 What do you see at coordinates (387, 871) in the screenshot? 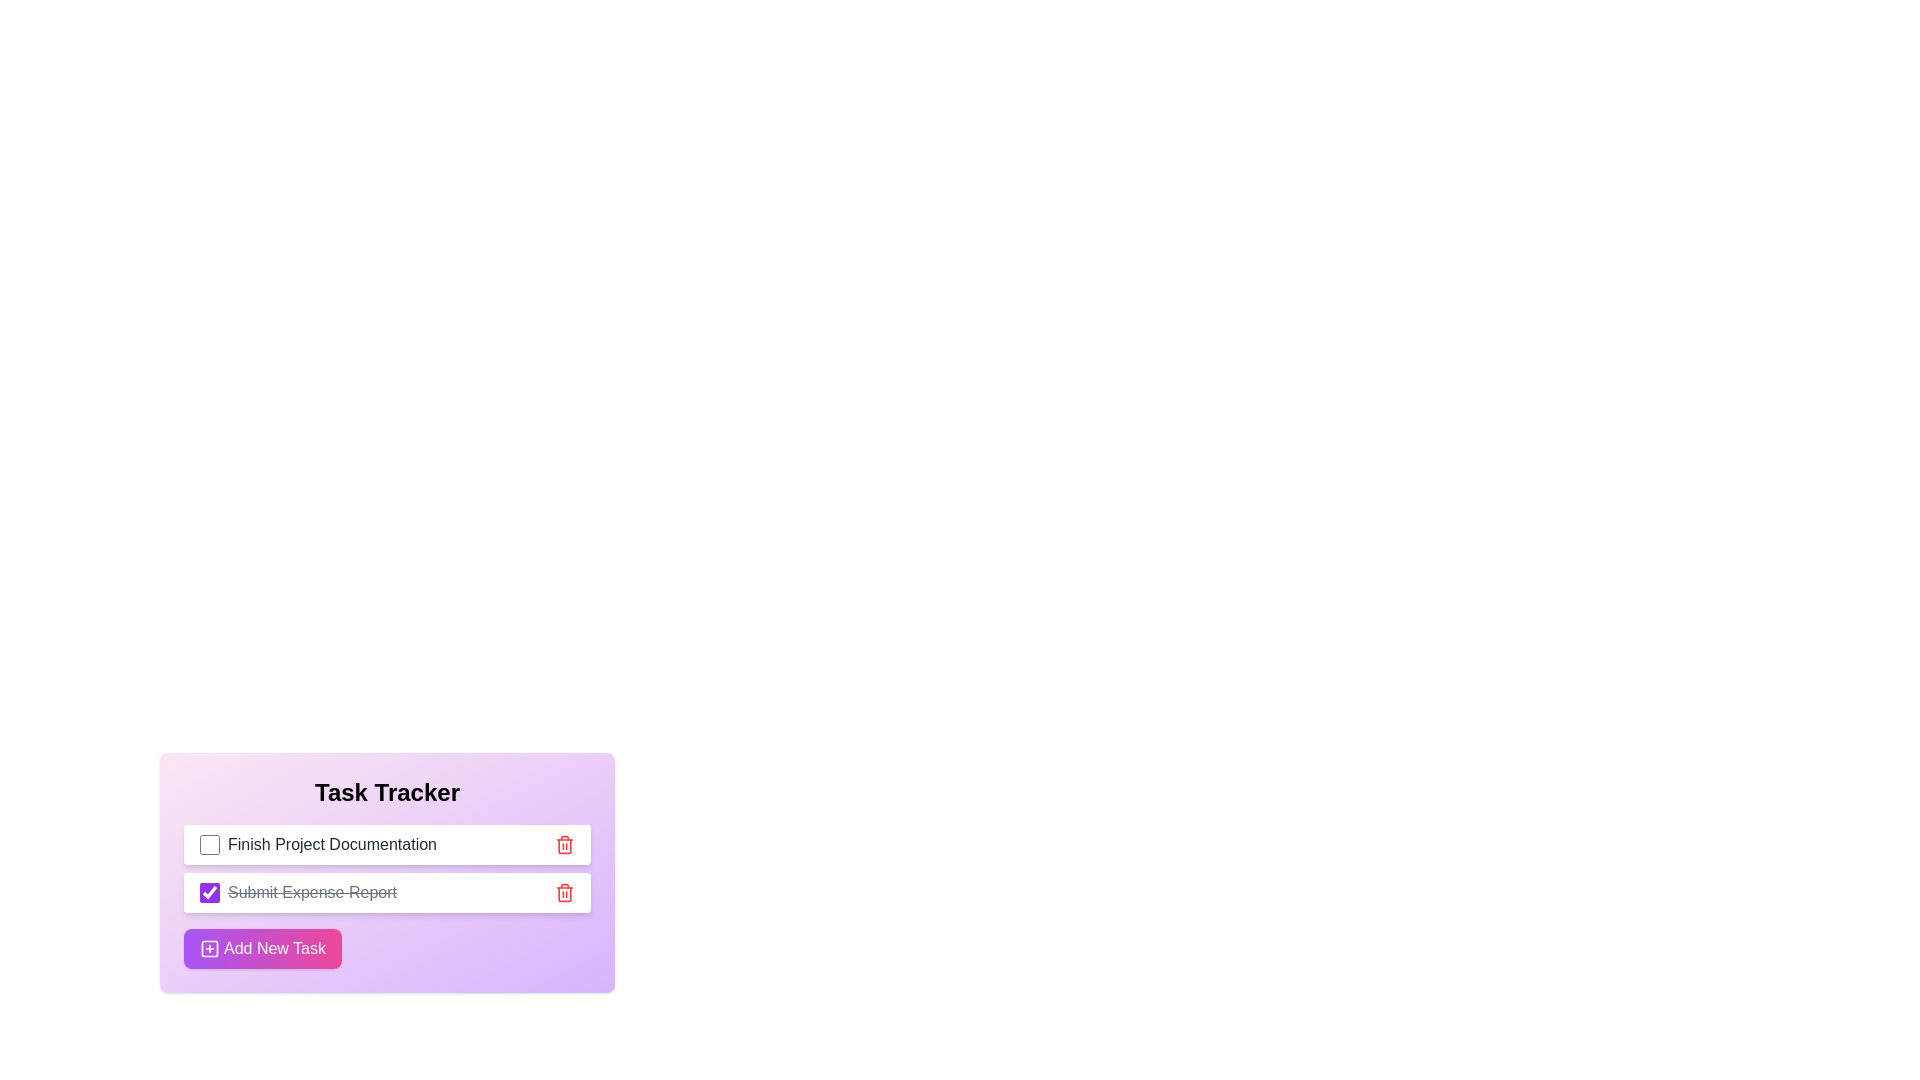
I see `the second task entry in the task list labeled 'Task Tracker' to possibly view additional options` at bounding box center [387, 871].